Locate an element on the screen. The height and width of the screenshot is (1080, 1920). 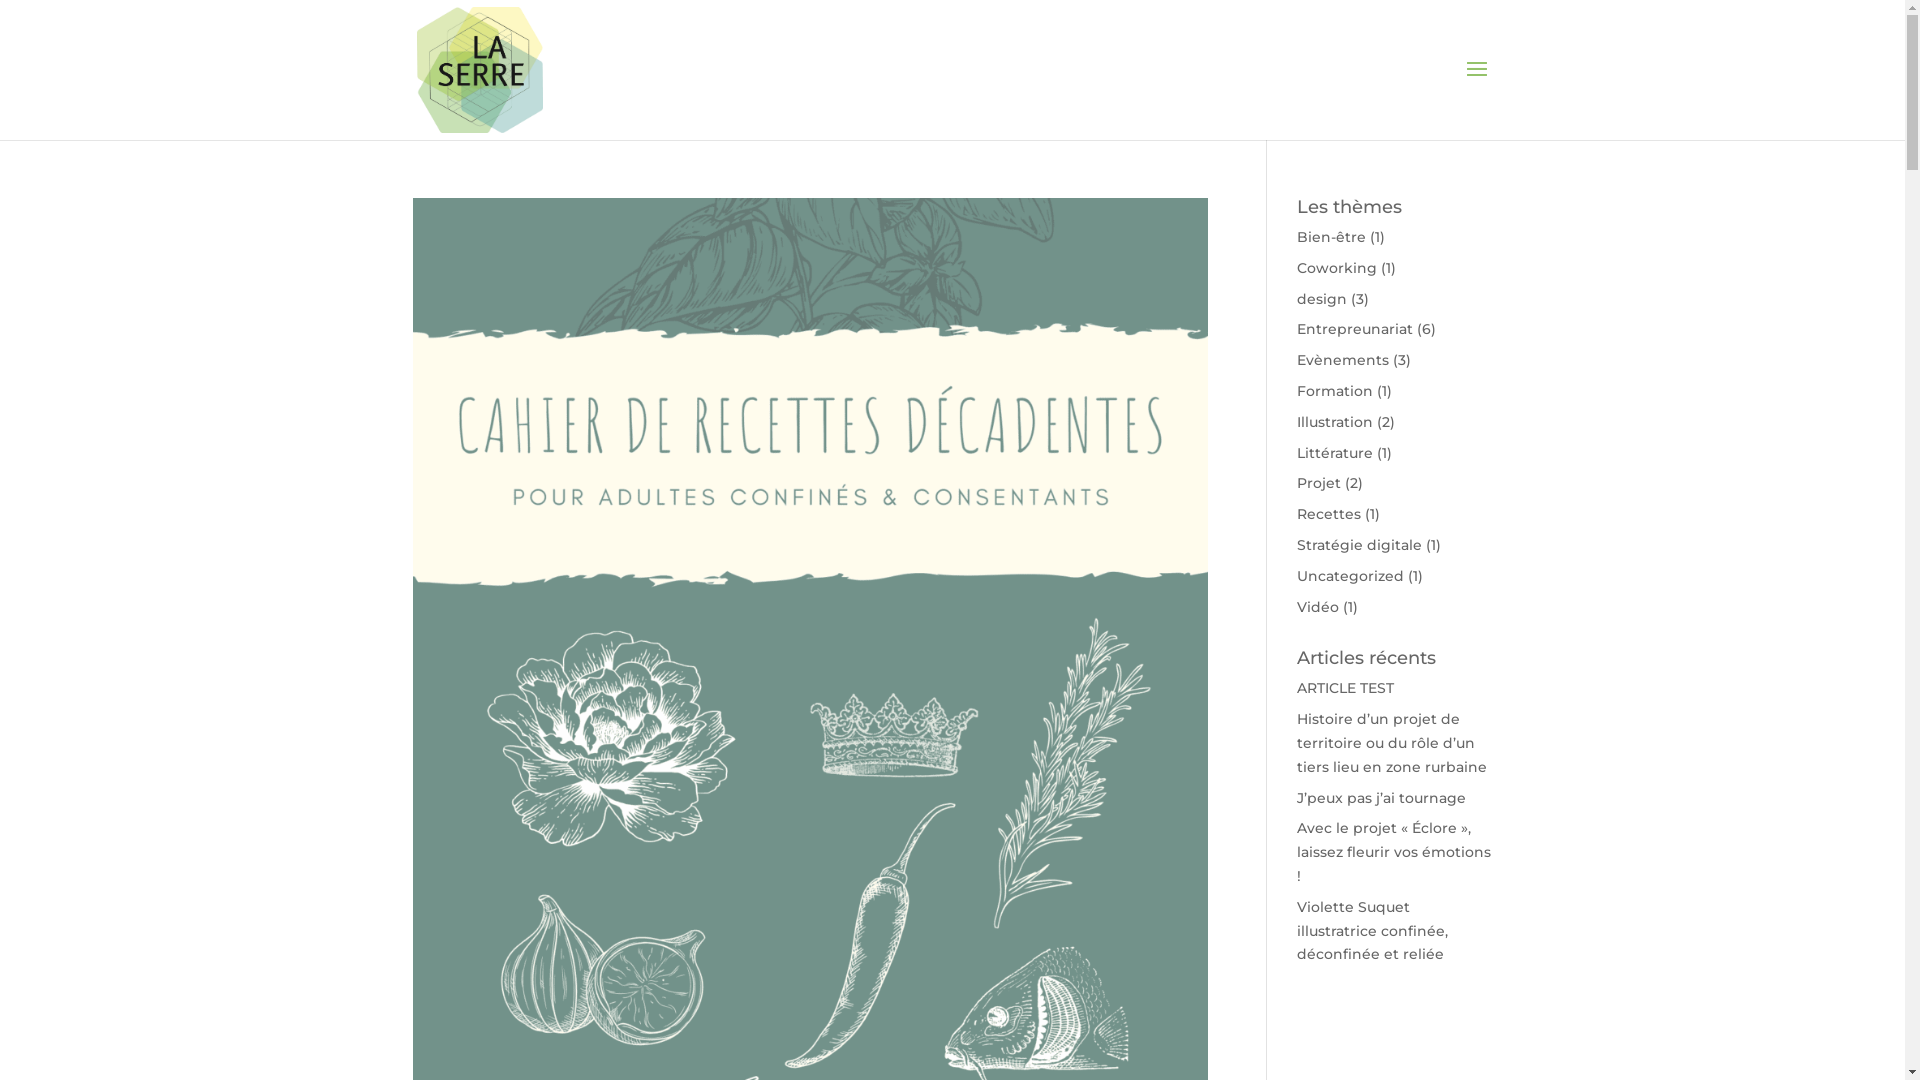
'Coworking' is located at coordinates (1296, 266).